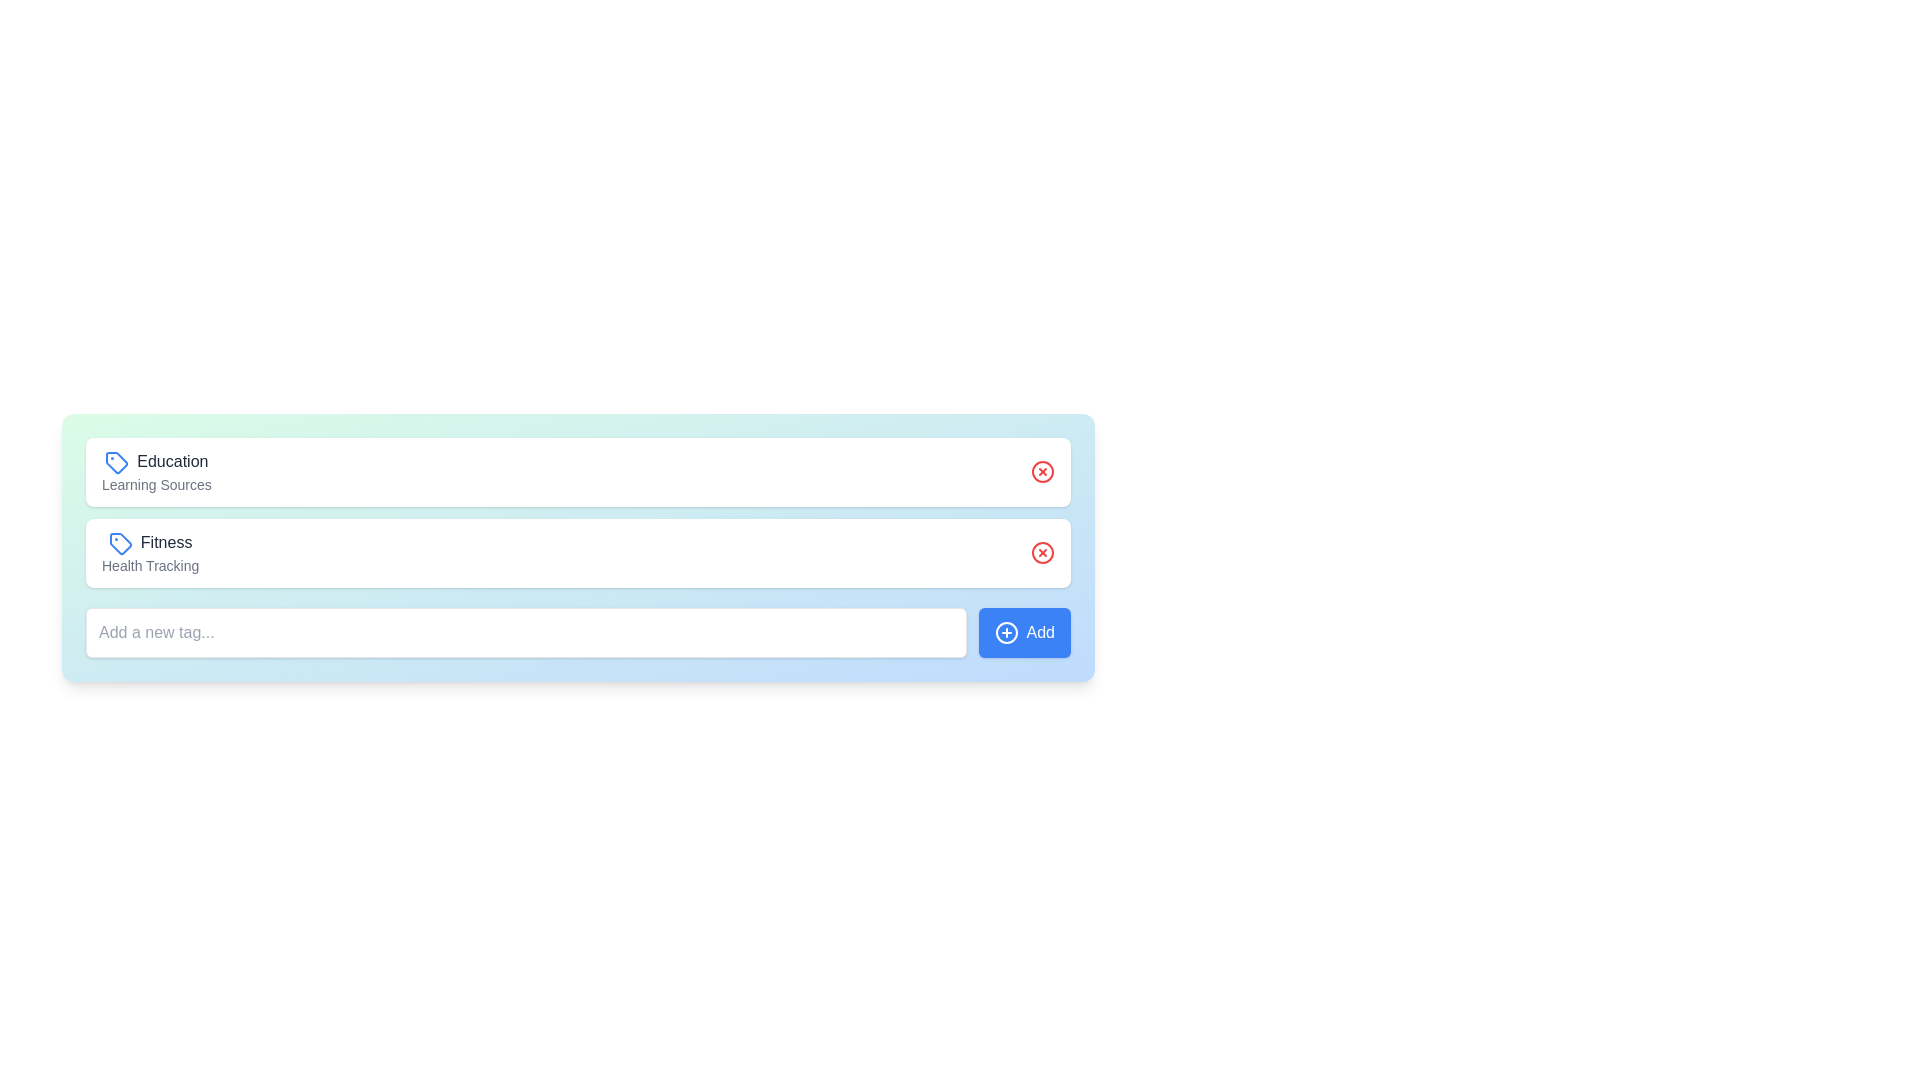 This screenshot has height=1080, width=1920. I want to click on the descriptive text label that provides additional information about the 'Education' category, positioned below the 'Education' label, so click(155, 484).